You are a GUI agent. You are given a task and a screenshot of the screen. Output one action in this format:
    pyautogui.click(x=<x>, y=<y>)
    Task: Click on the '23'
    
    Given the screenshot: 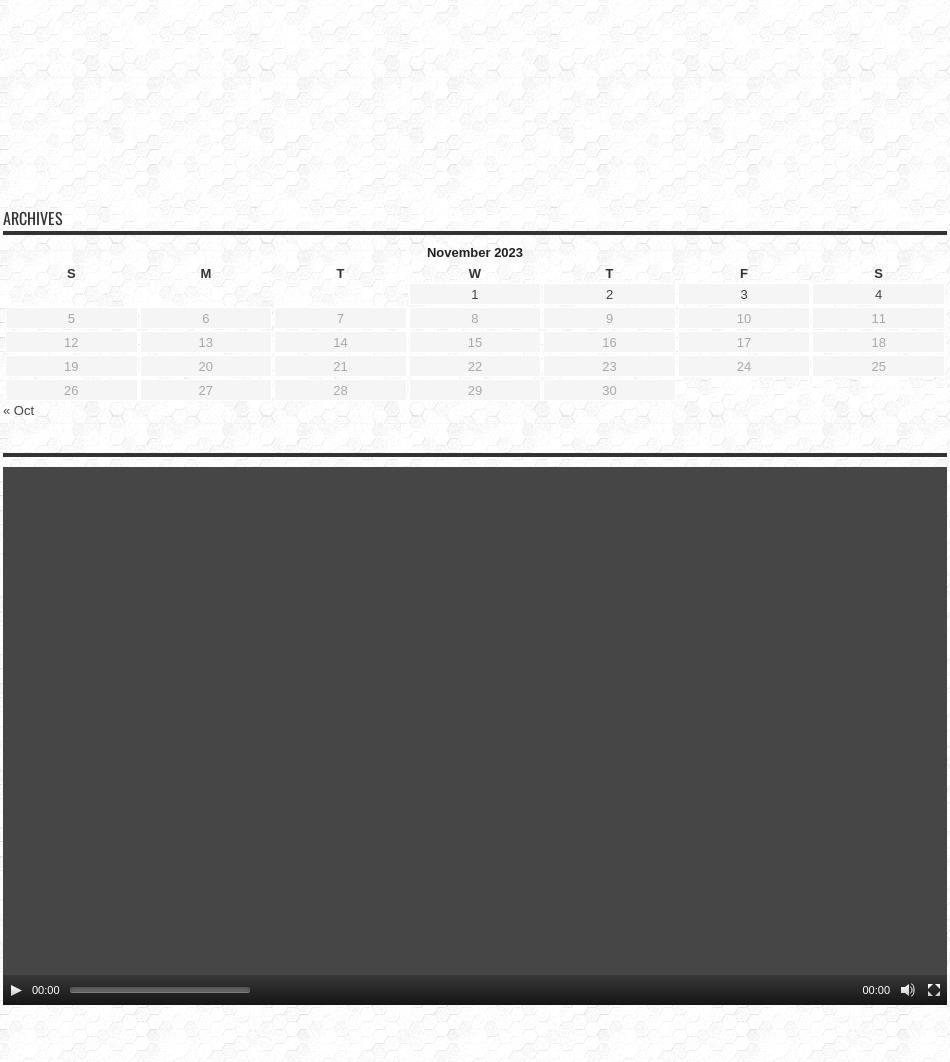 What is the action you would take?
    pyautogui.click(x=609, y=333)
    